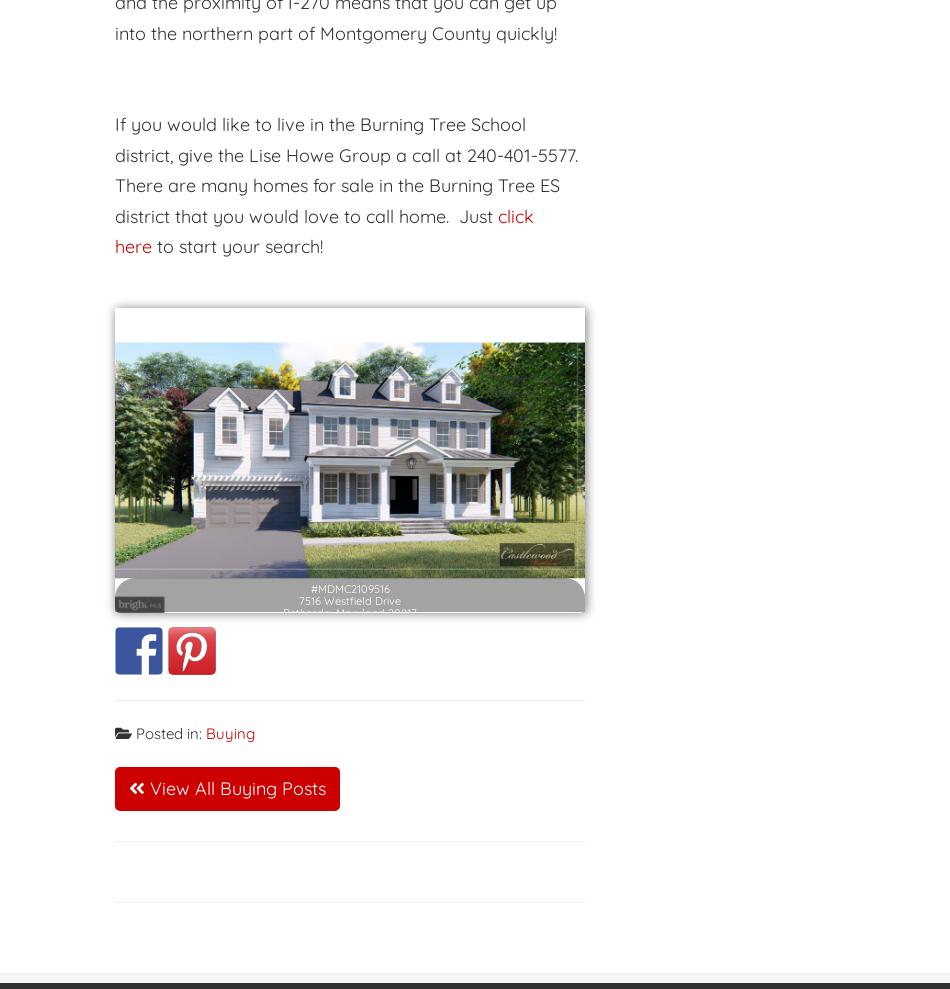 The image size is (950, 989). Describe the element at coordinates (238, 245) in the screenshot. I see `'to start your search!'` at that location.